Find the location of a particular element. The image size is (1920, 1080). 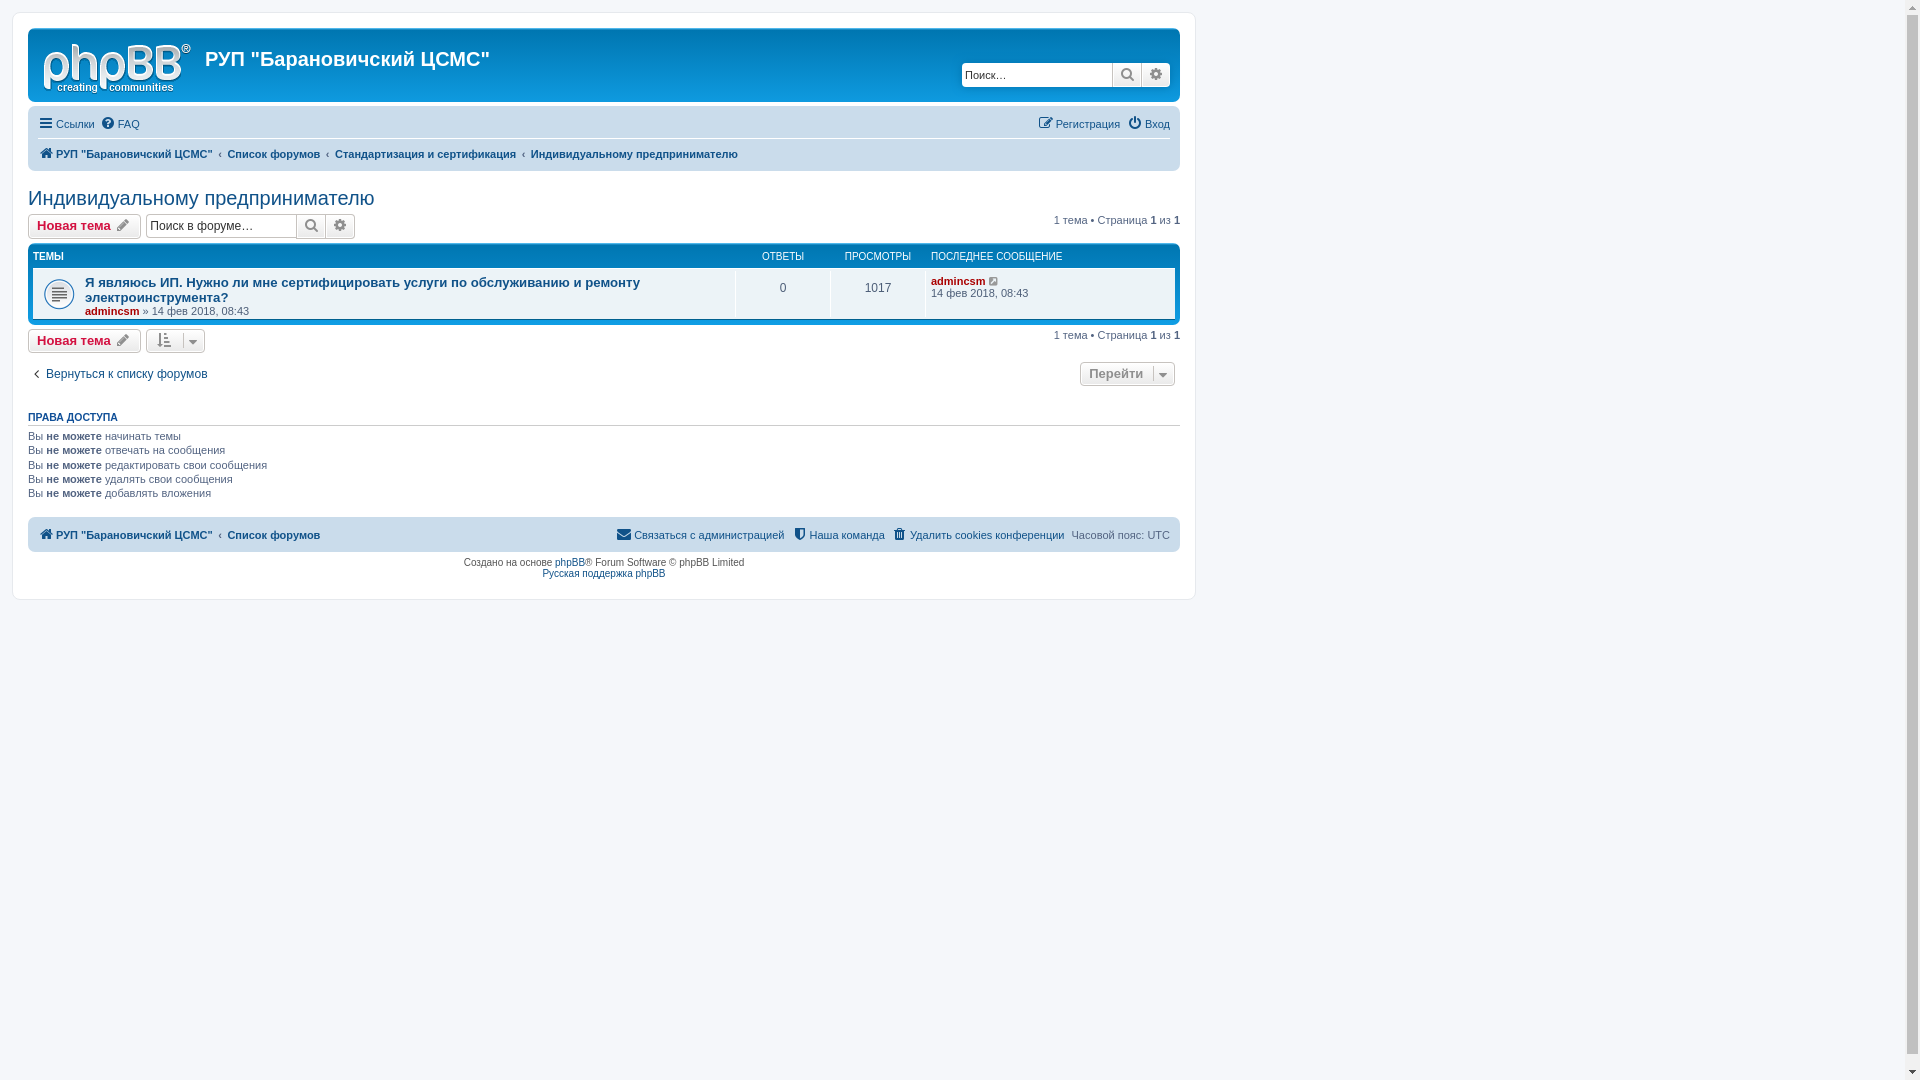

'FAQ' is located at coordinates (119, 123).